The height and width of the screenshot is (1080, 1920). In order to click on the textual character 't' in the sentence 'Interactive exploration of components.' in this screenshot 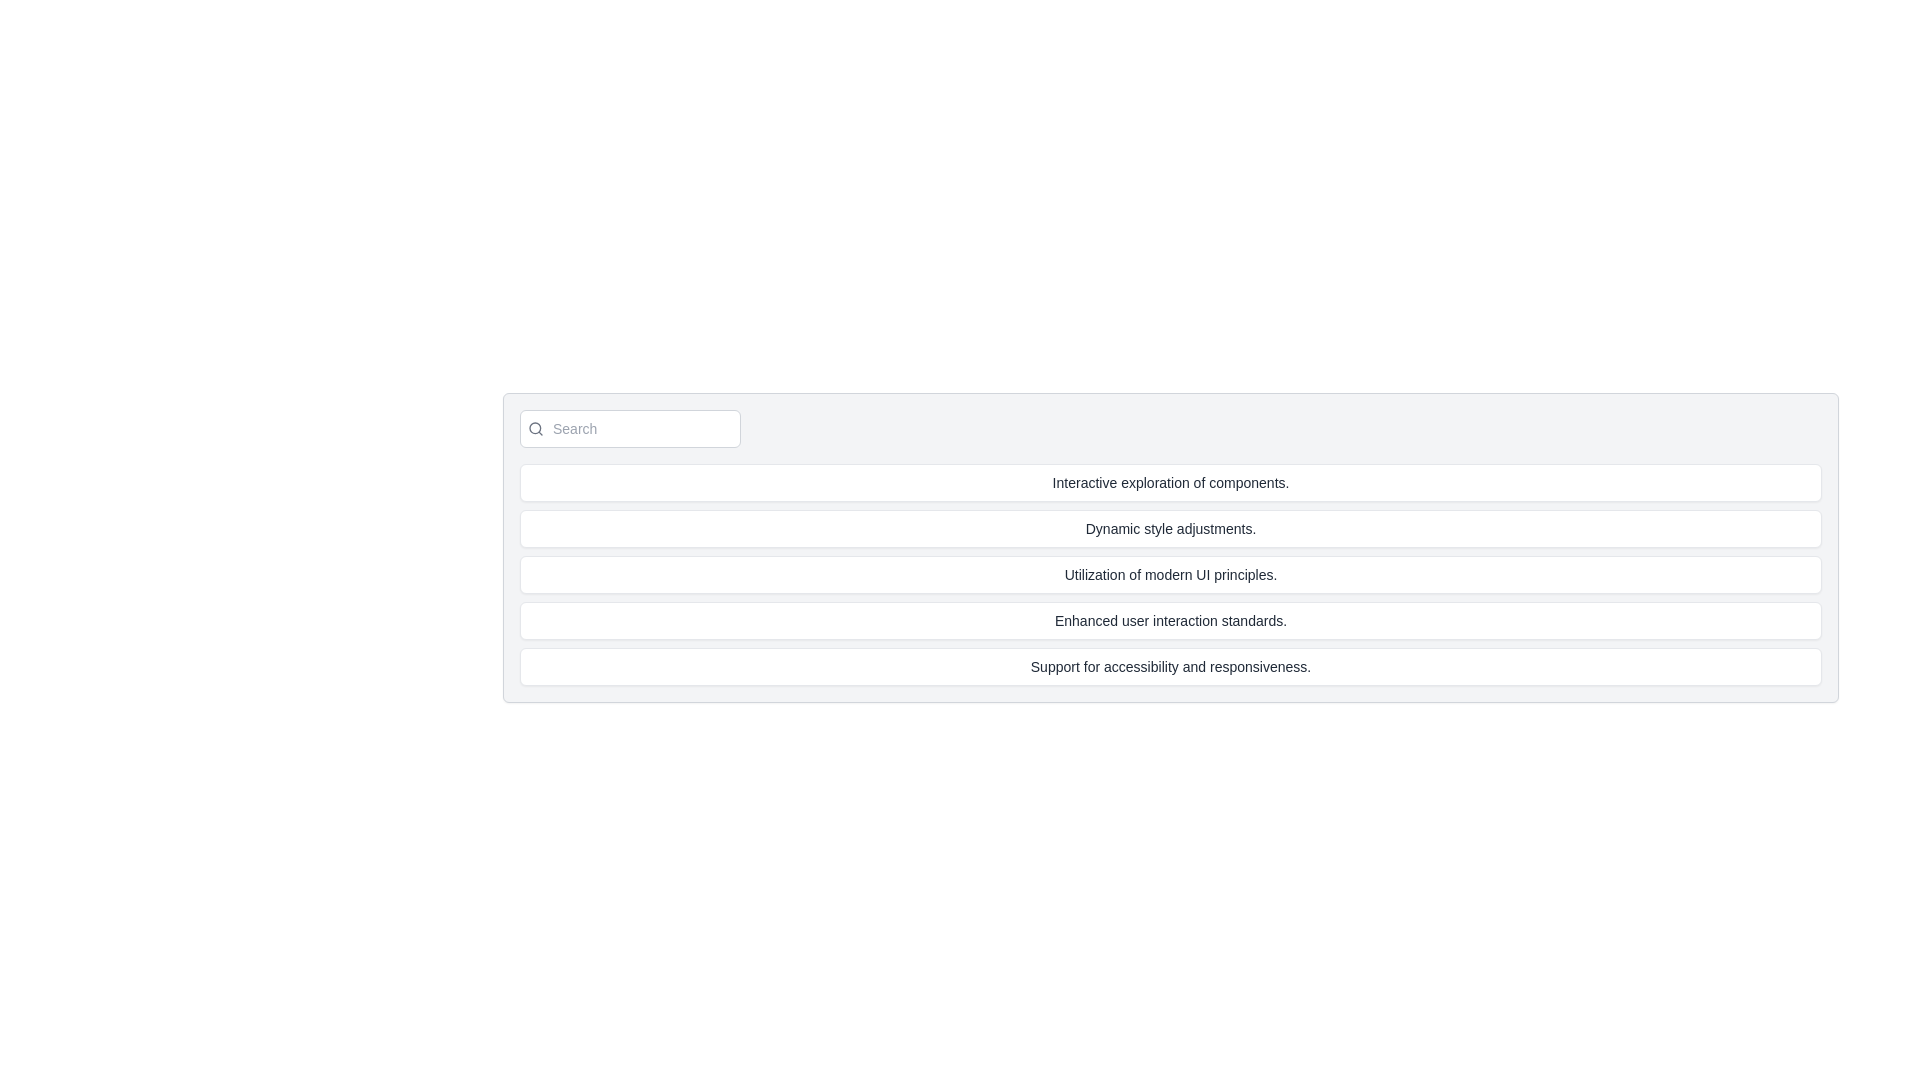, I will do `click(1169, 482)`.